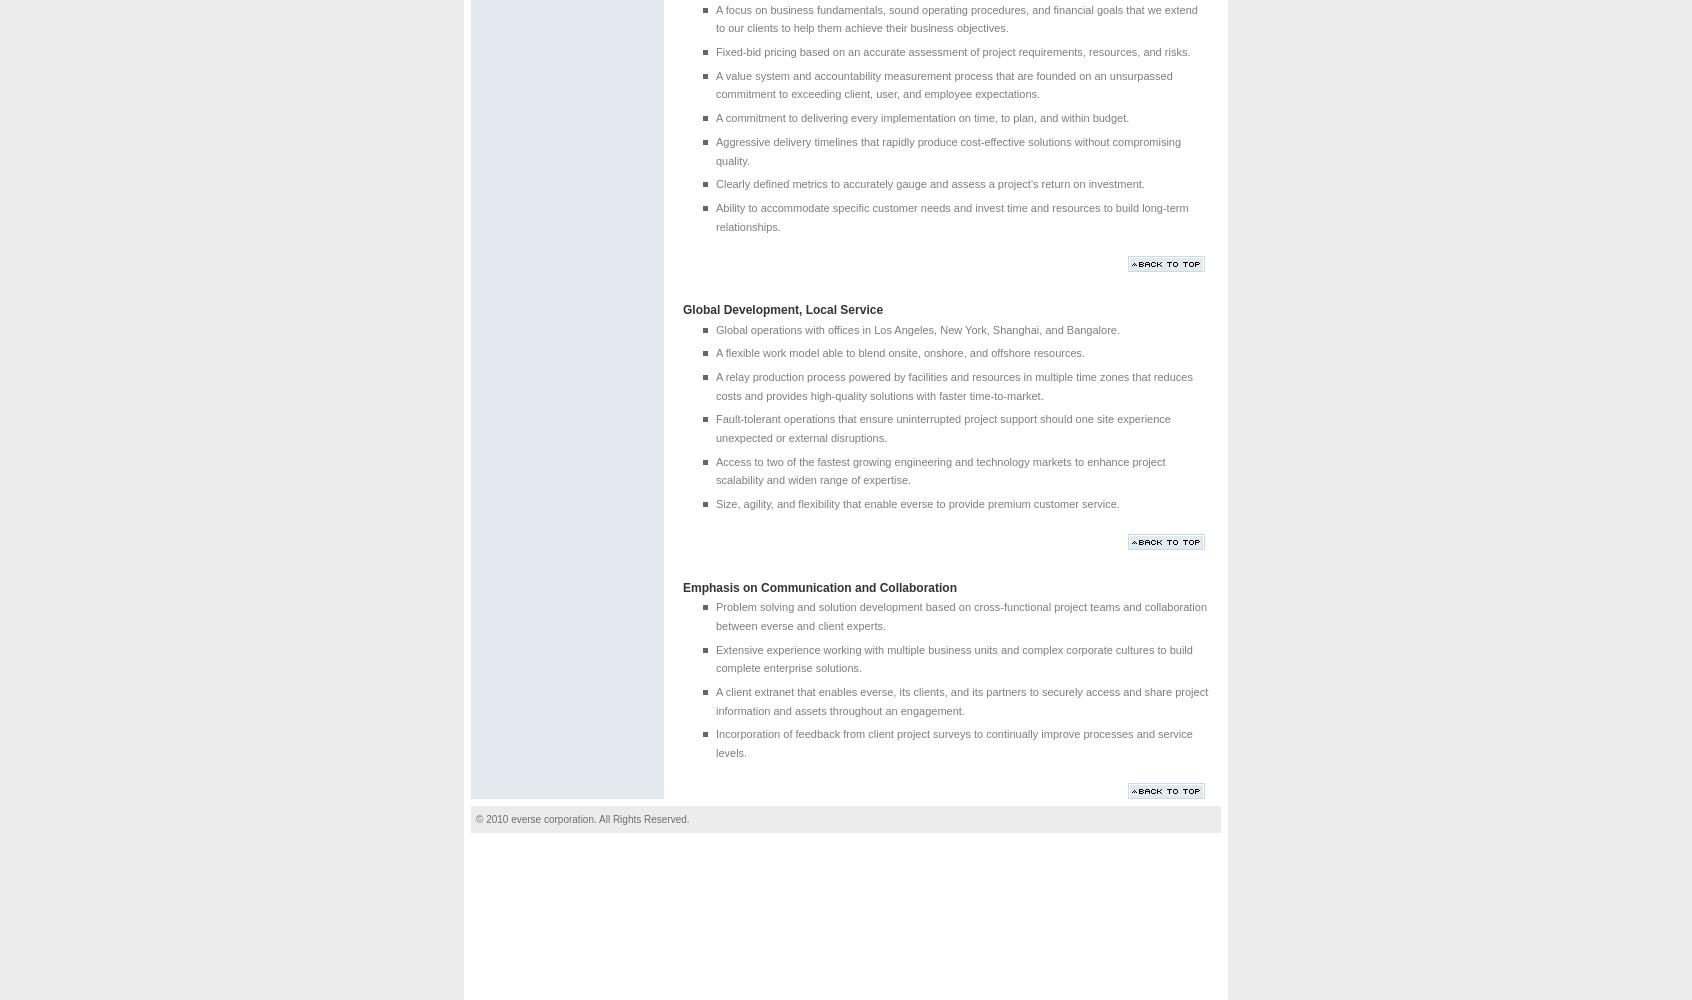  I want to click on 'Extensive experience working with multiple business units and complex corporate cultures to build complete enterprise solutions.', so click(953, 658).